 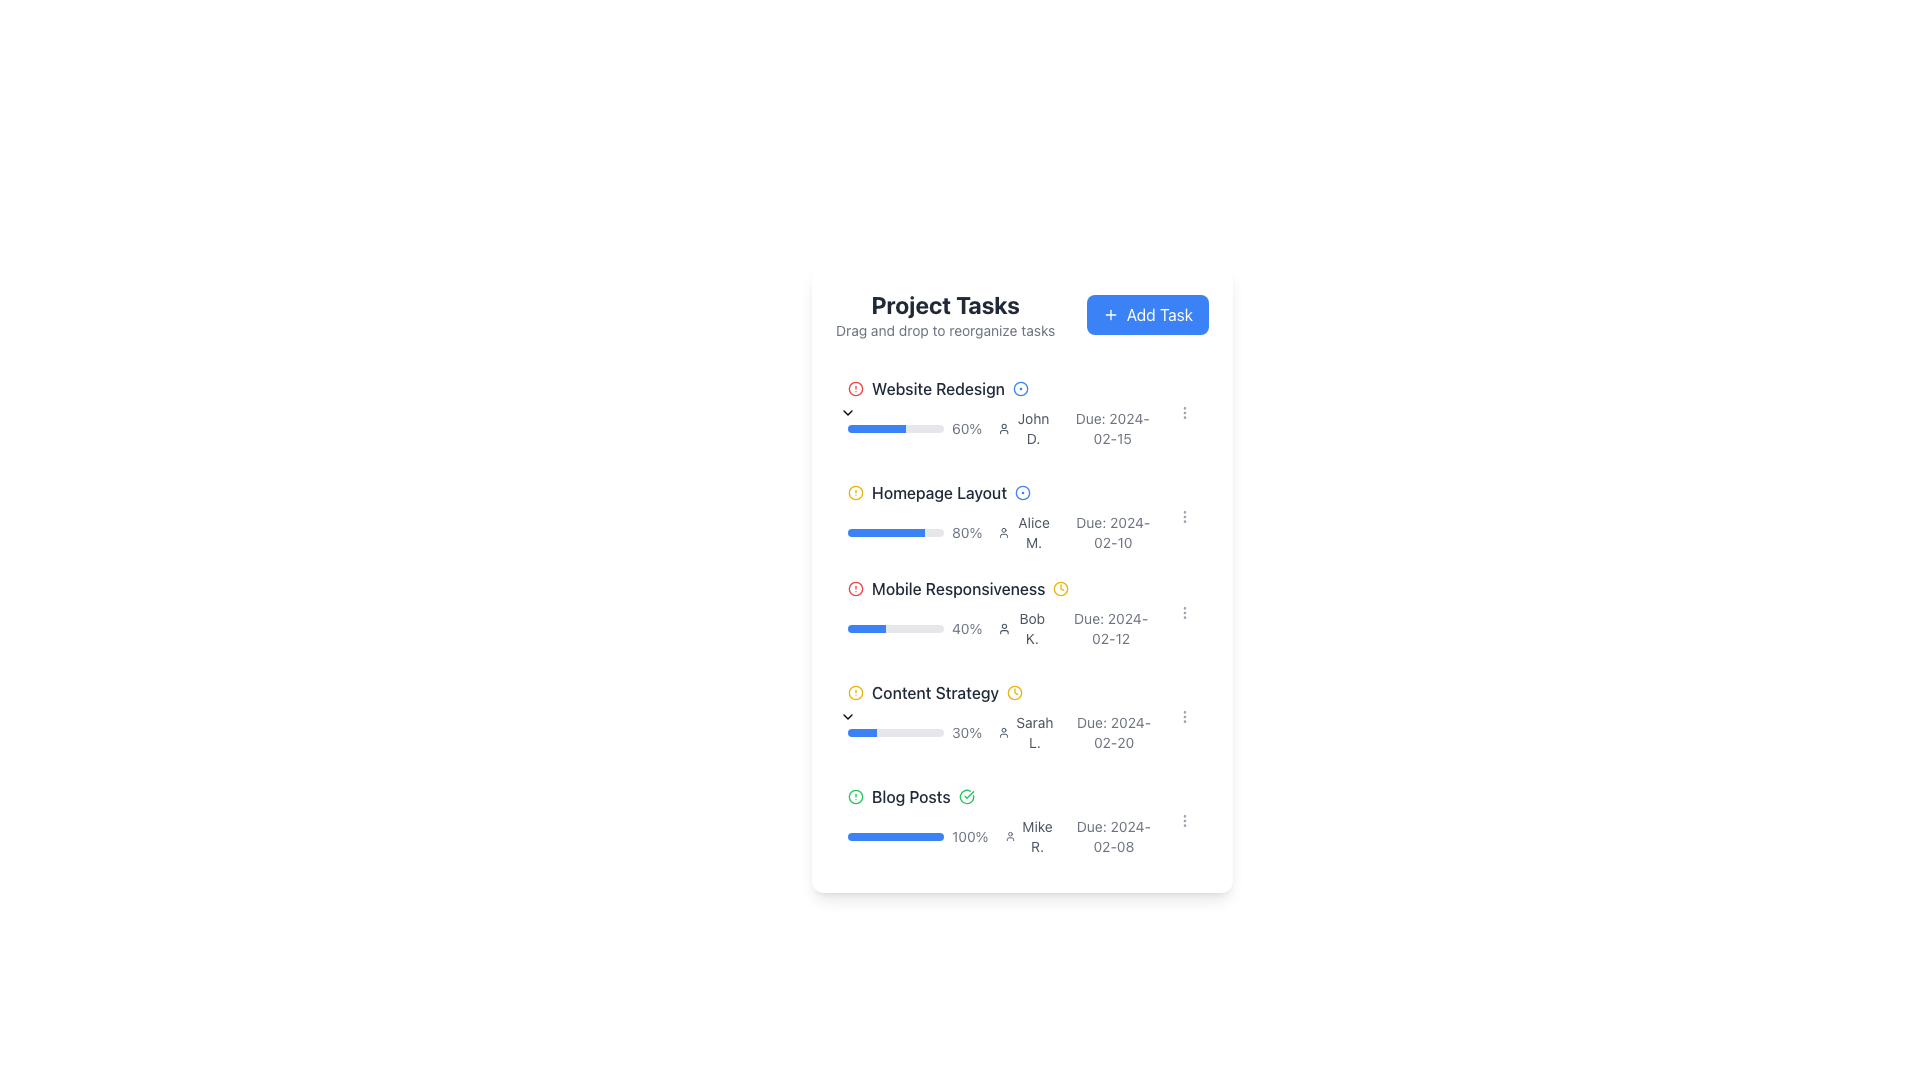 I want to click on the user profile icon, which is a dark gray minimalist line-art symbol located to the immediate left of the text 'Bob K.' in the task list for 'Mobile Responsiveness', so click(x=1004, y=627).